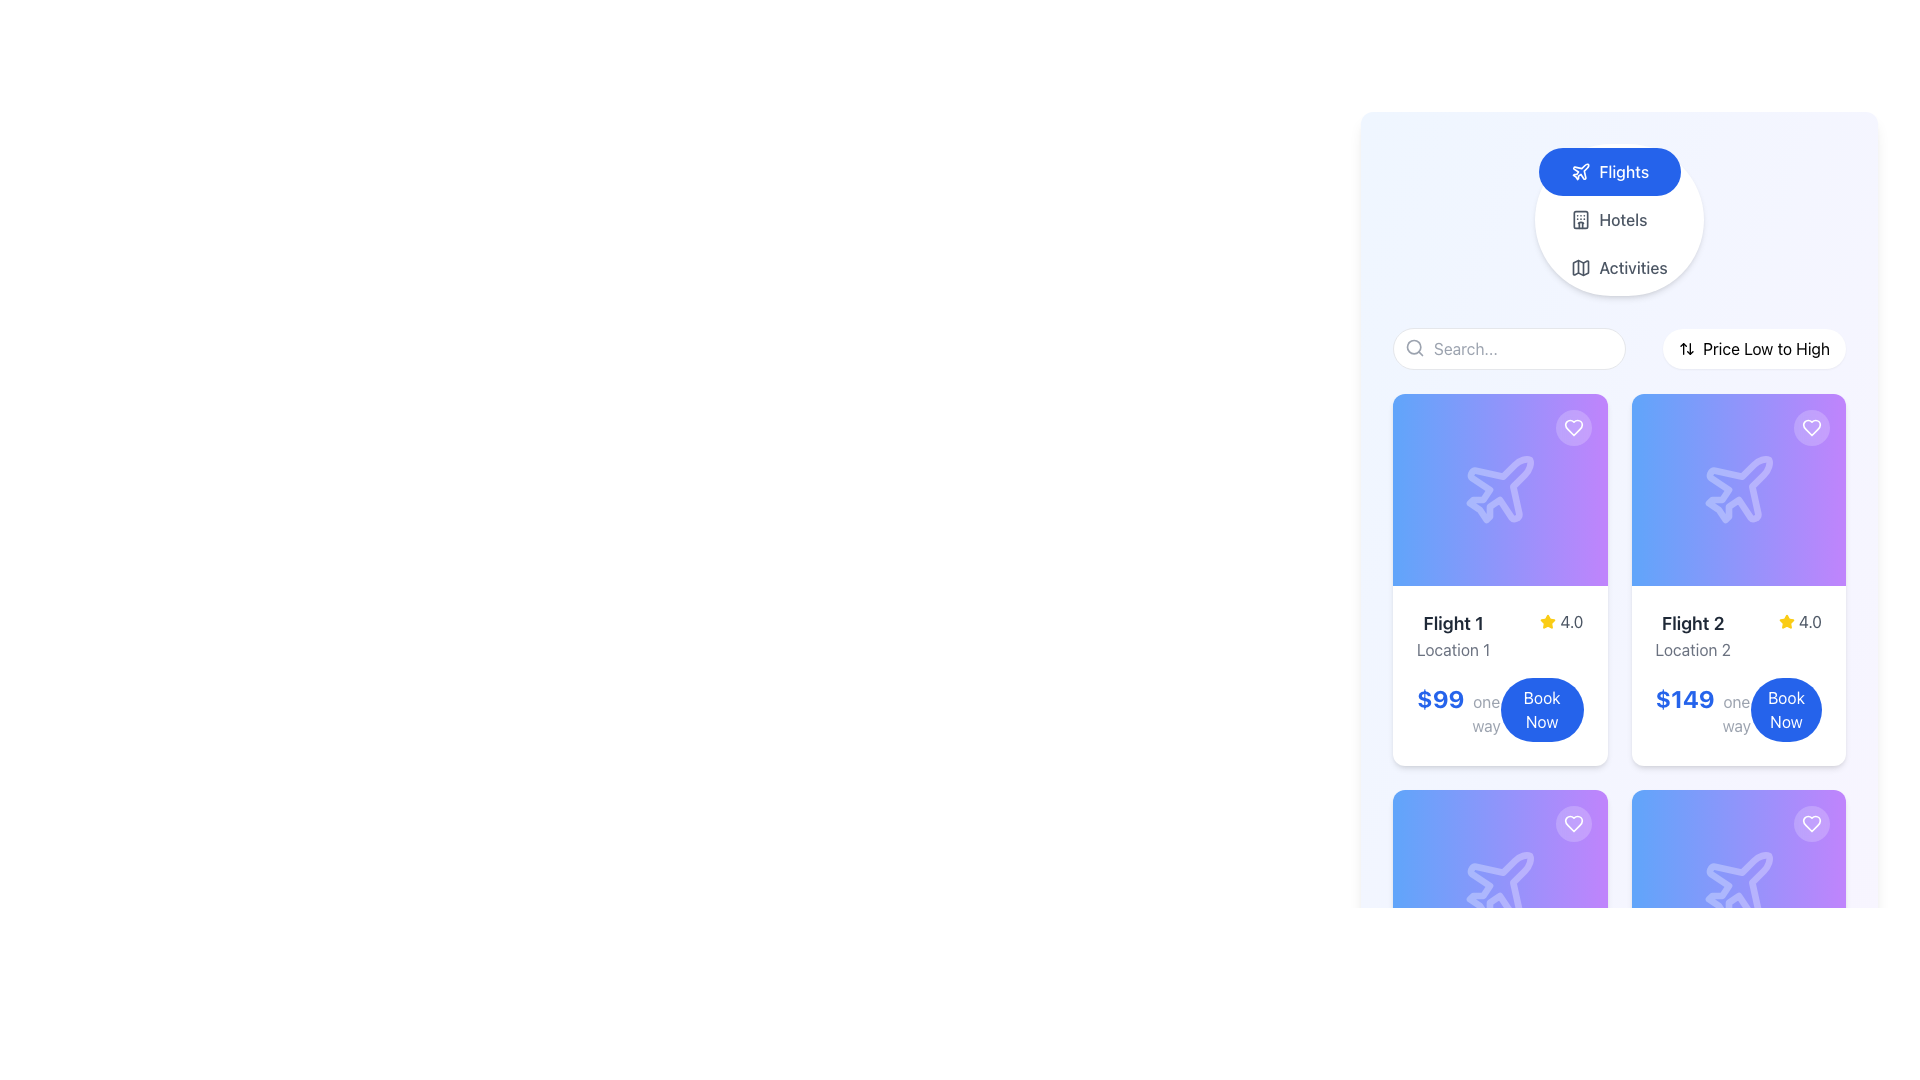 This screenshot has height=1080, width=1920. I want to click on the text displaying the rating score '4.0' styled in gray, which is positioned to the right of a yellow star icon within the second flight card, so click(1810, 620).